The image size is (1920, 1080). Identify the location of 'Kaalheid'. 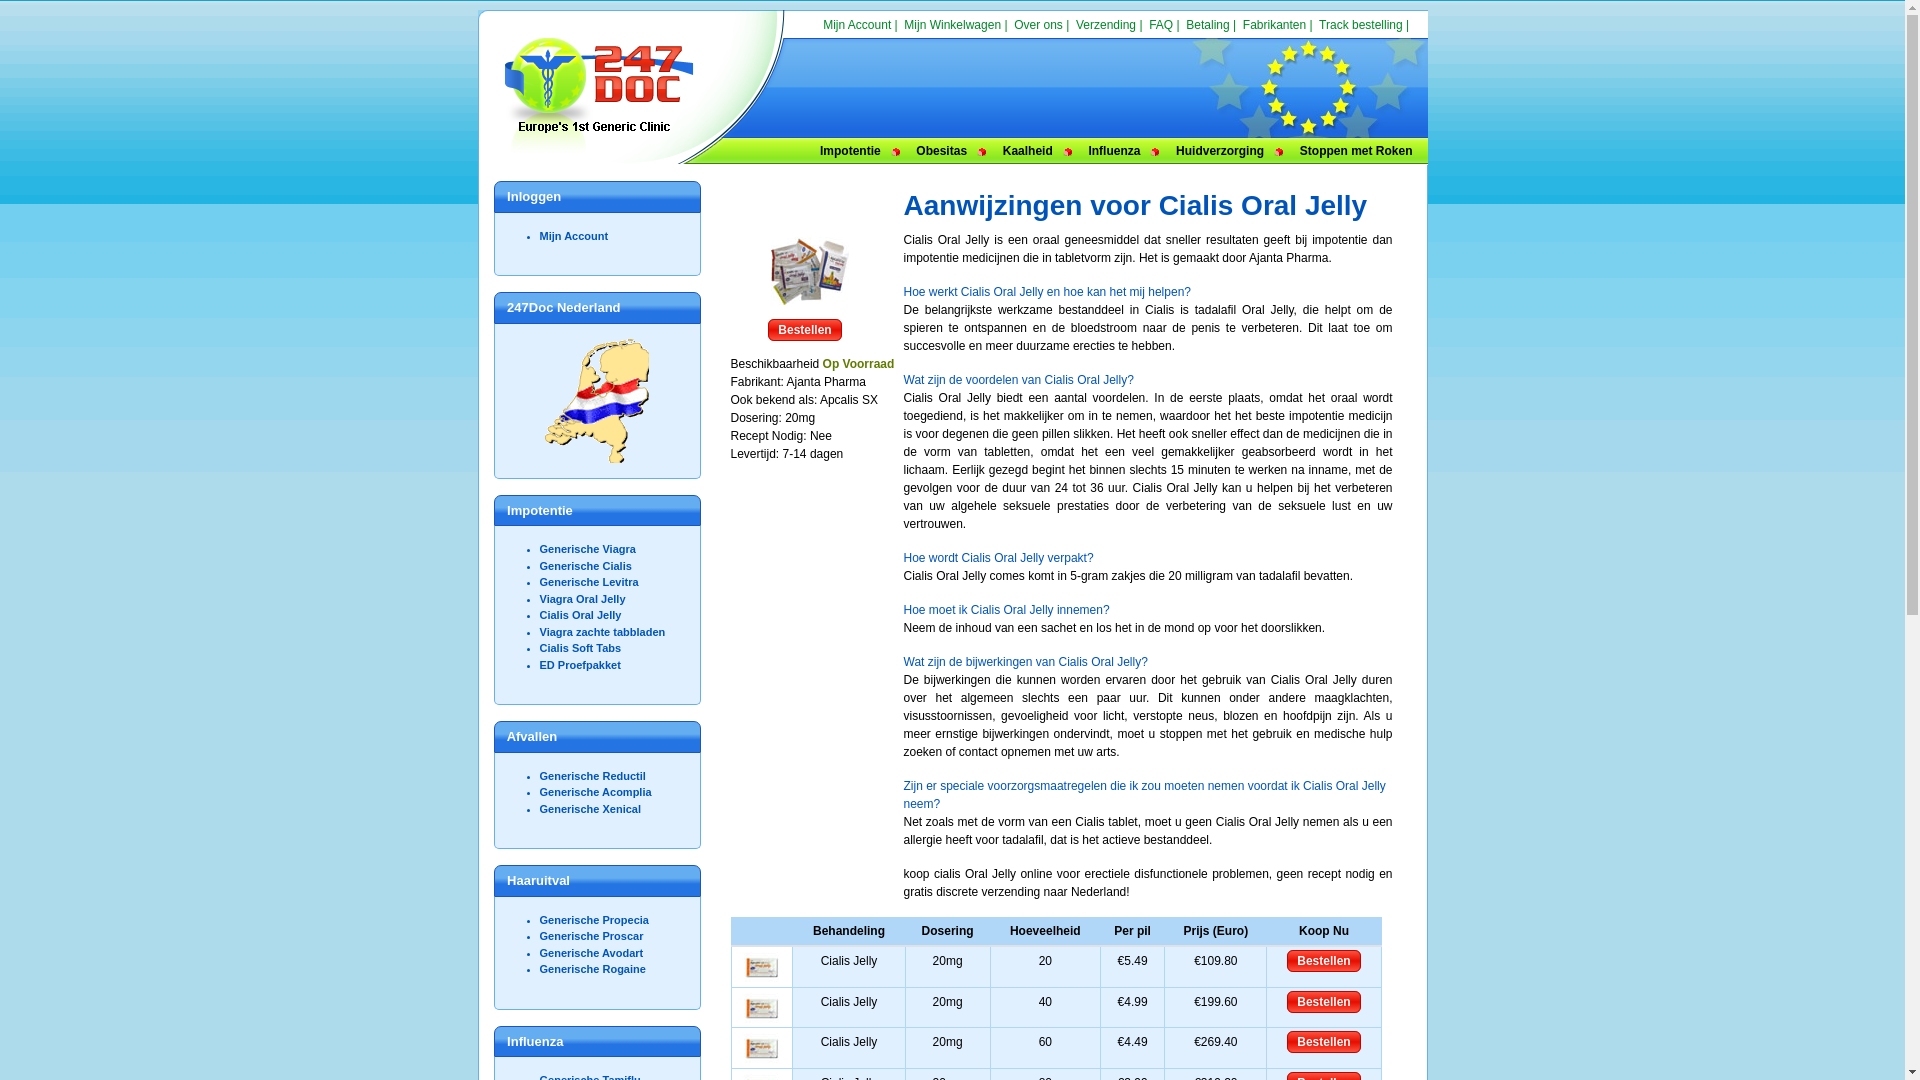
(1027, 149).